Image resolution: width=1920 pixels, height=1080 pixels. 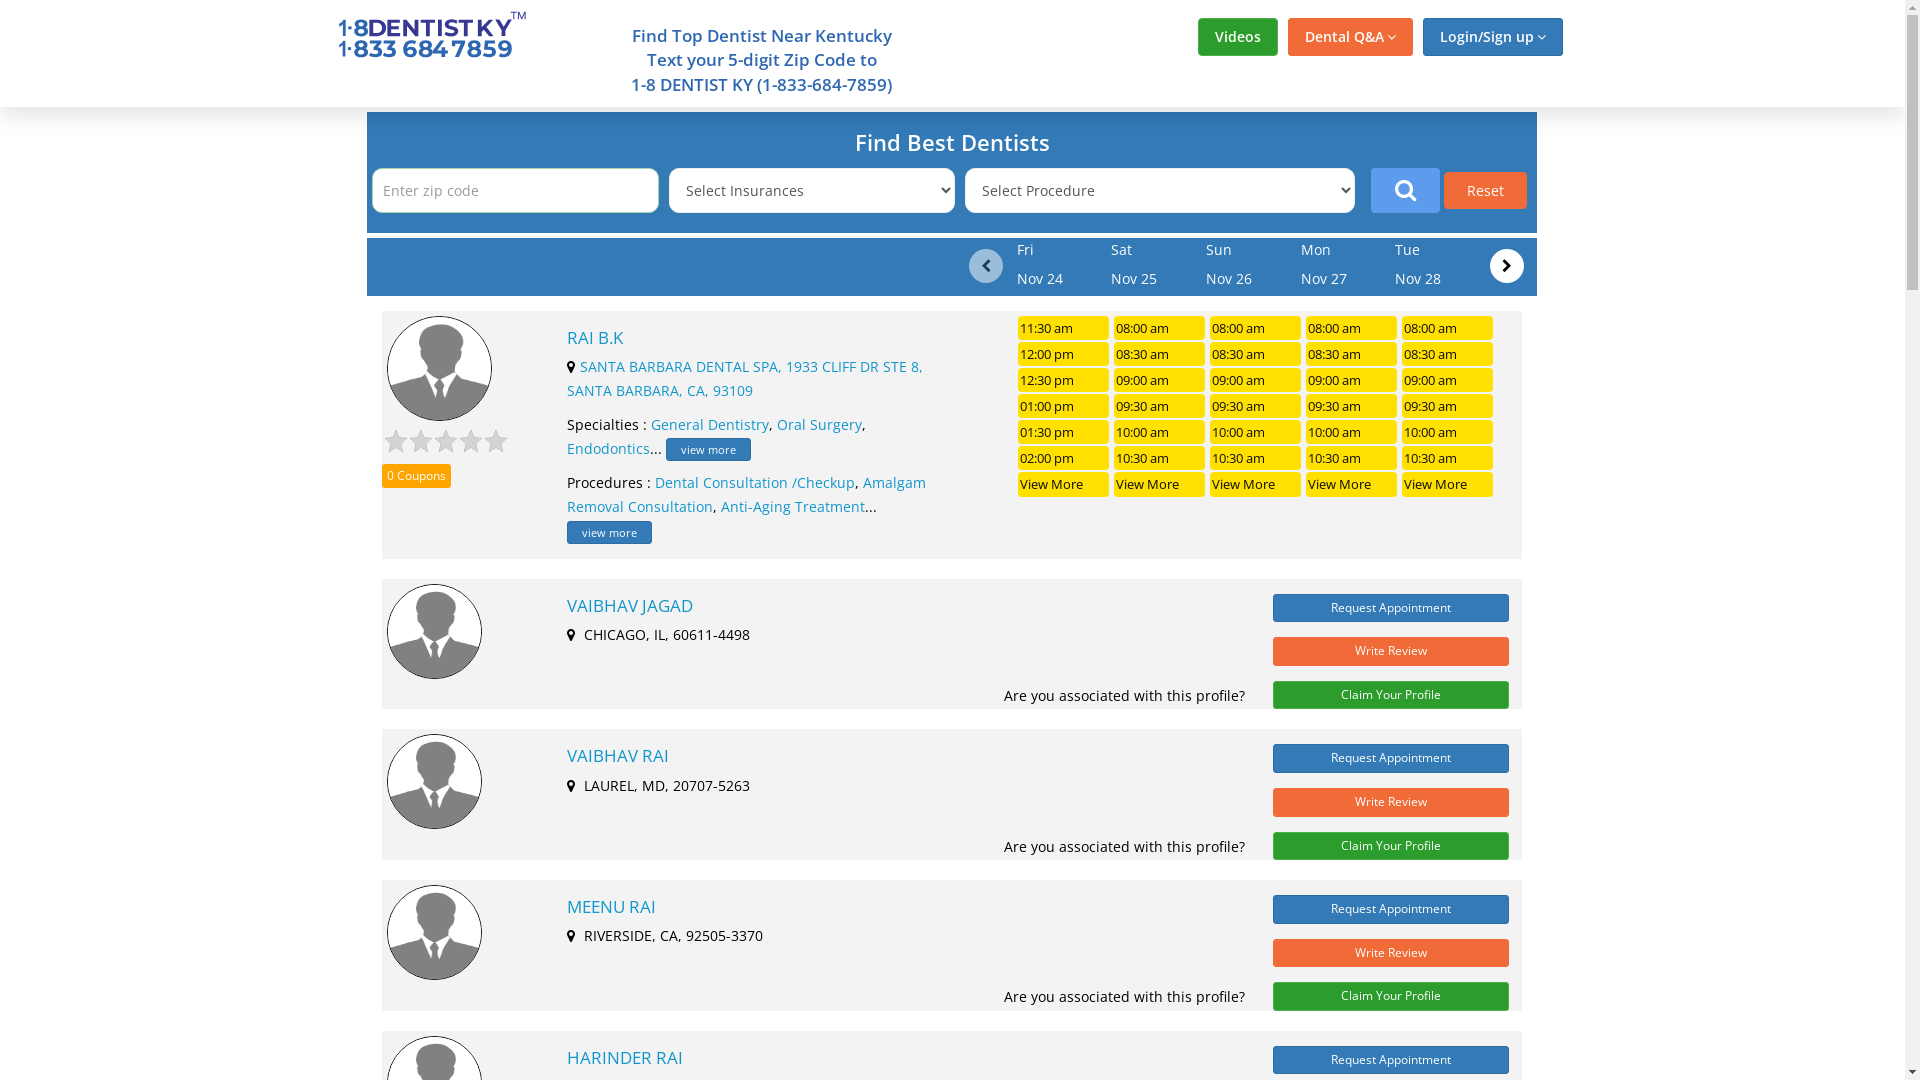 What do you see at coordinates (1062, 405) in the screenshot?
I see `'01:00 pm'` at bounding box center [1062, 405].